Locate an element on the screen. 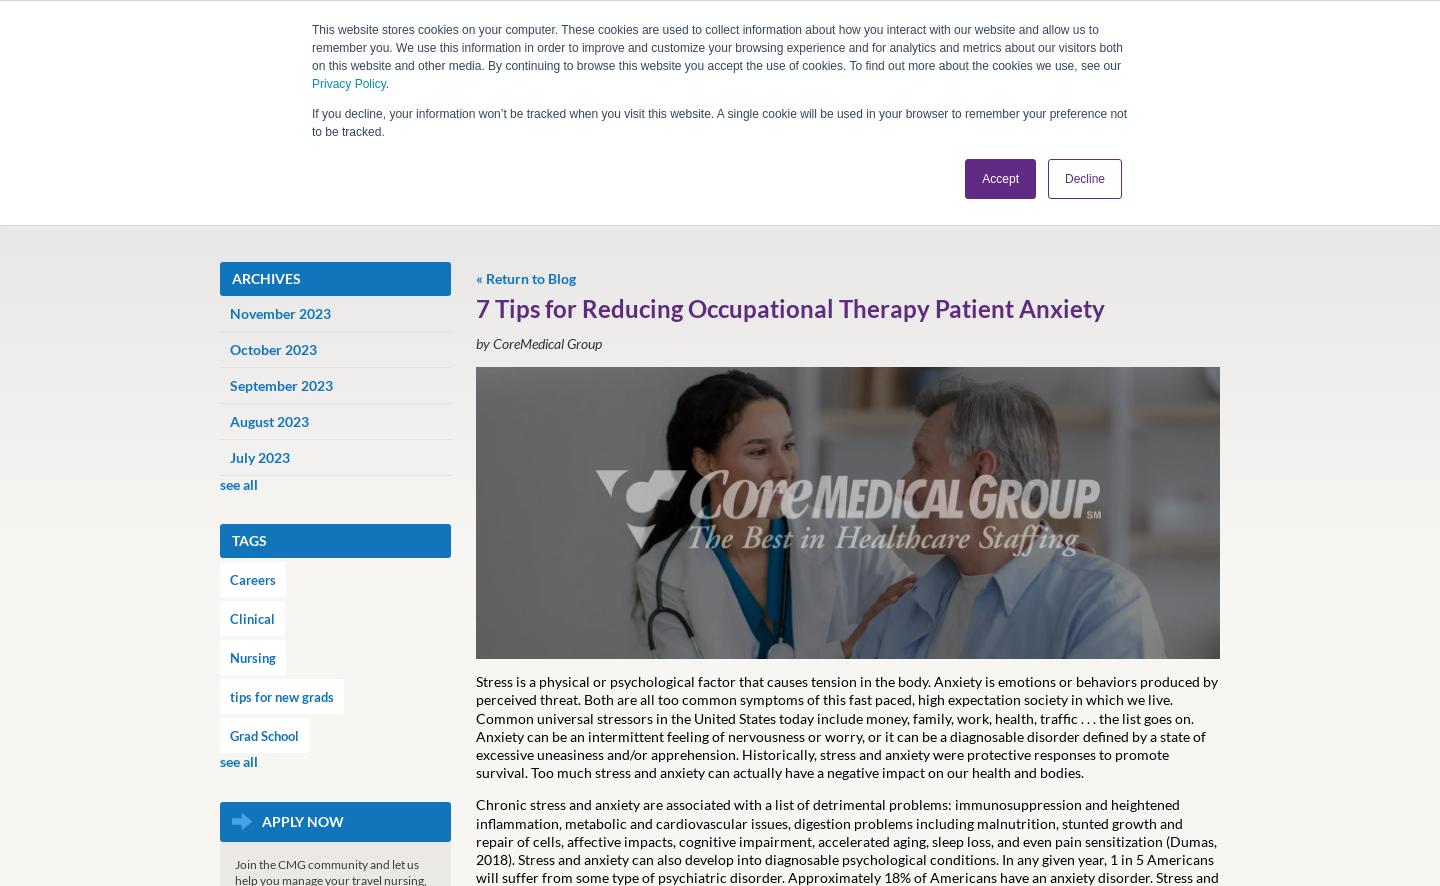  'Guide to Interim Healthcare Management' is located at coordinates (461, 546).